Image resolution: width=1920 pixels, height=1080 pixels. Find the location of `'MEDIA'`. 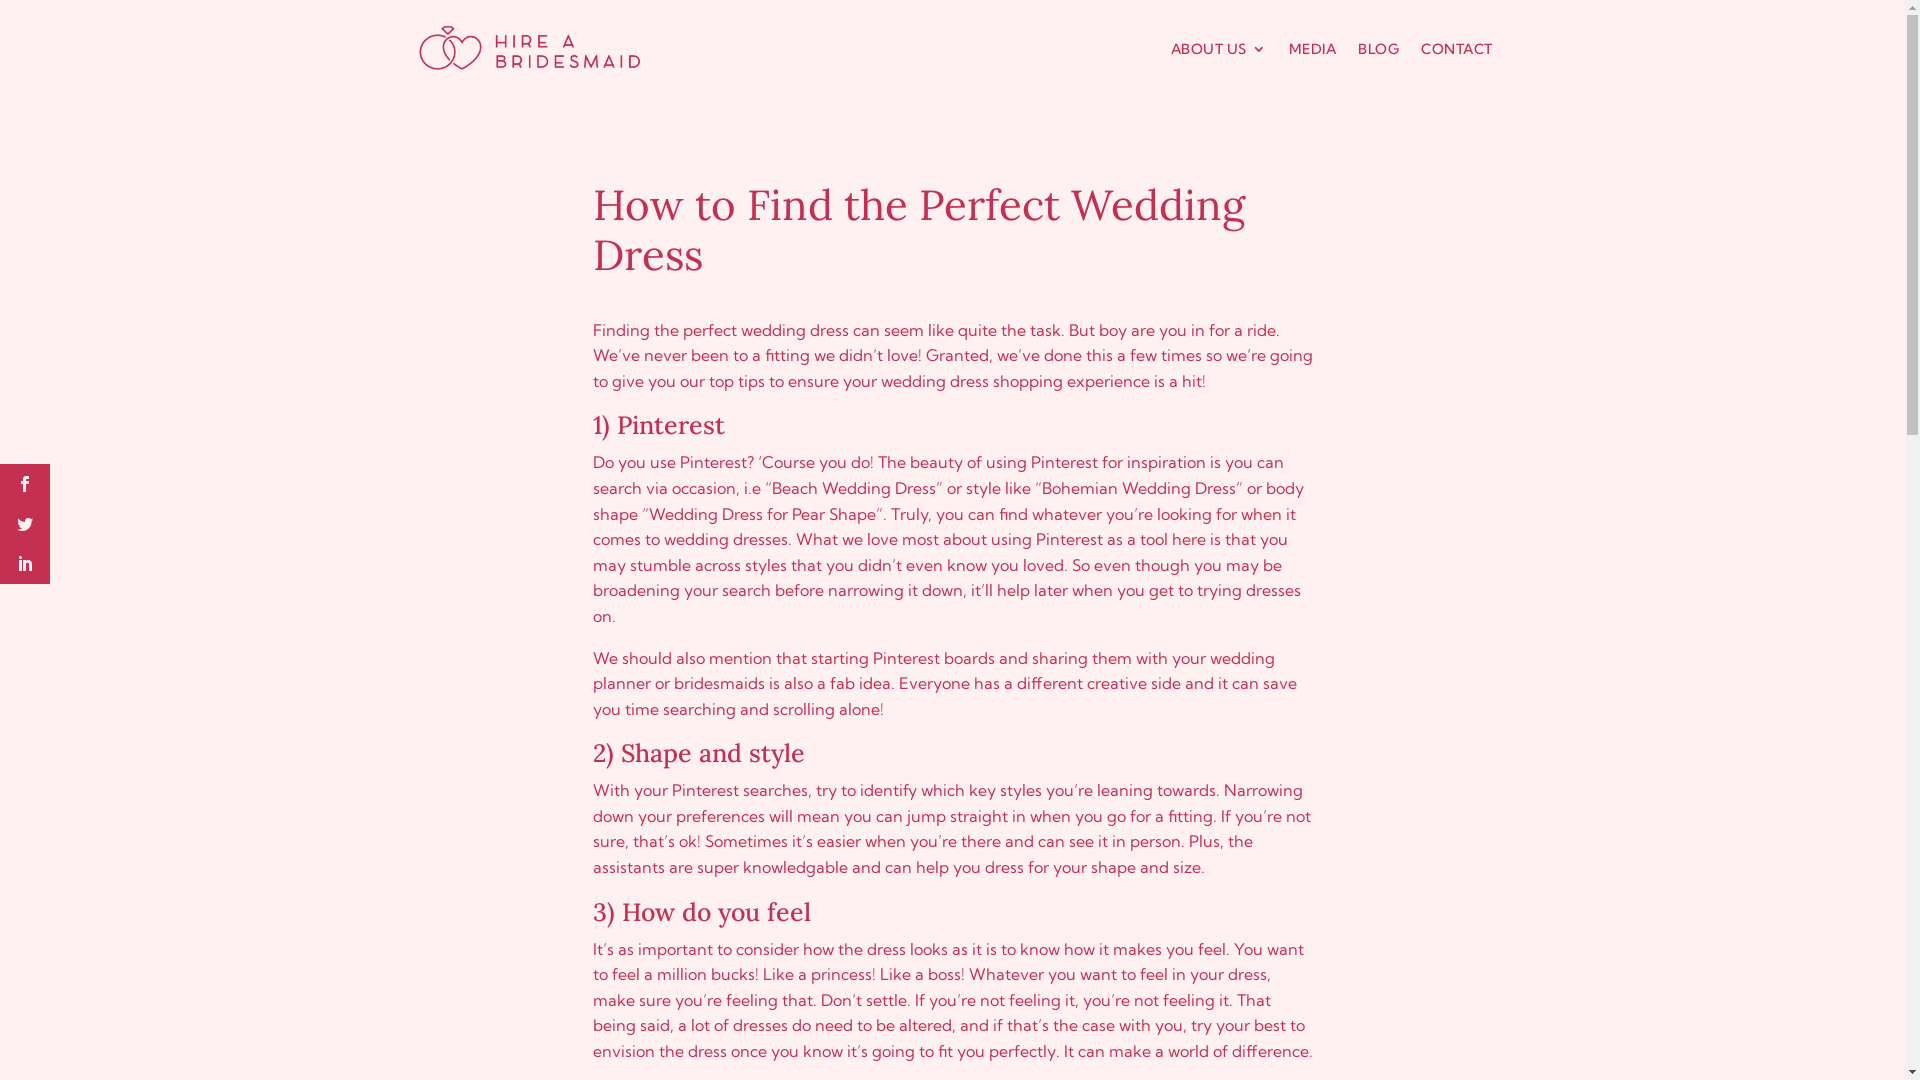

'MEDIA' is located at coordinates (1311, 48).